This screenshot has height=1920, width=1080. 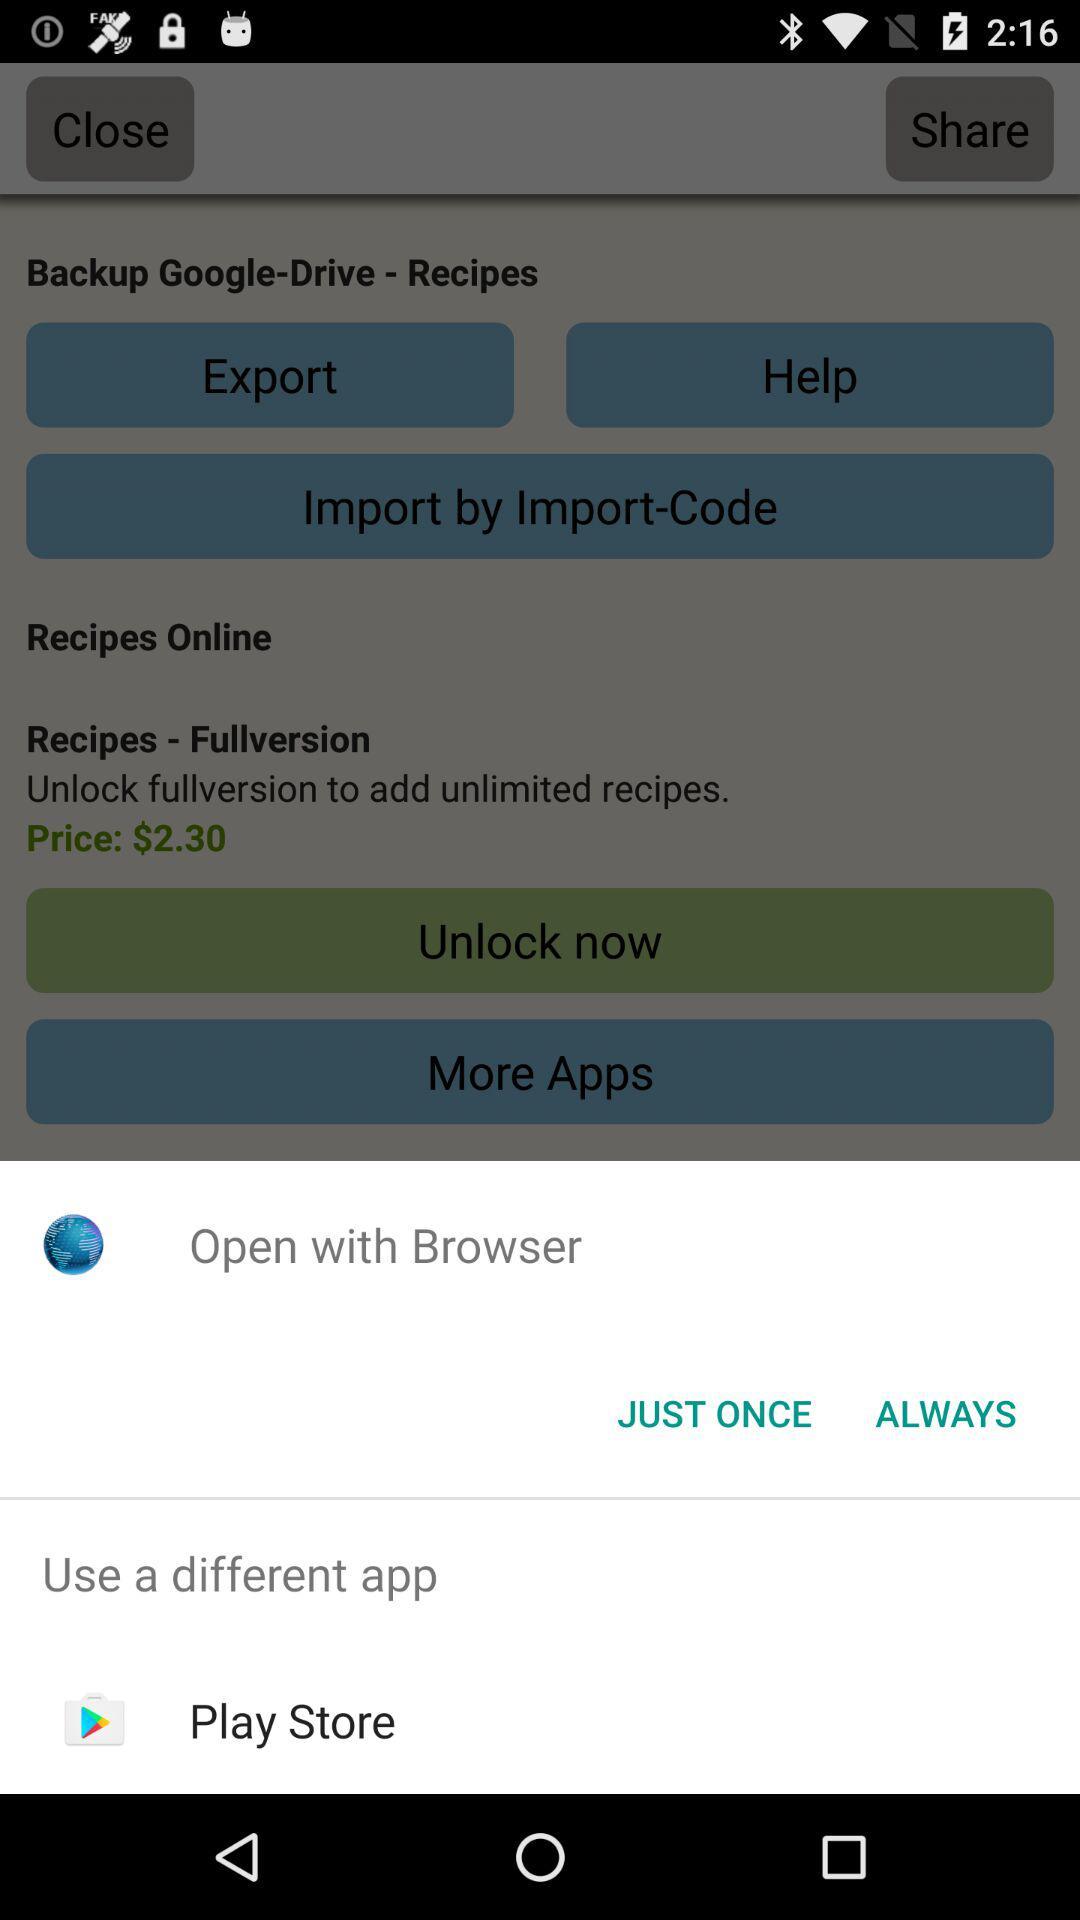 What do you see at coordinates (540, 1572) in the screenshot?
I see `icon above the play store` at bounding box center [540, 1572].